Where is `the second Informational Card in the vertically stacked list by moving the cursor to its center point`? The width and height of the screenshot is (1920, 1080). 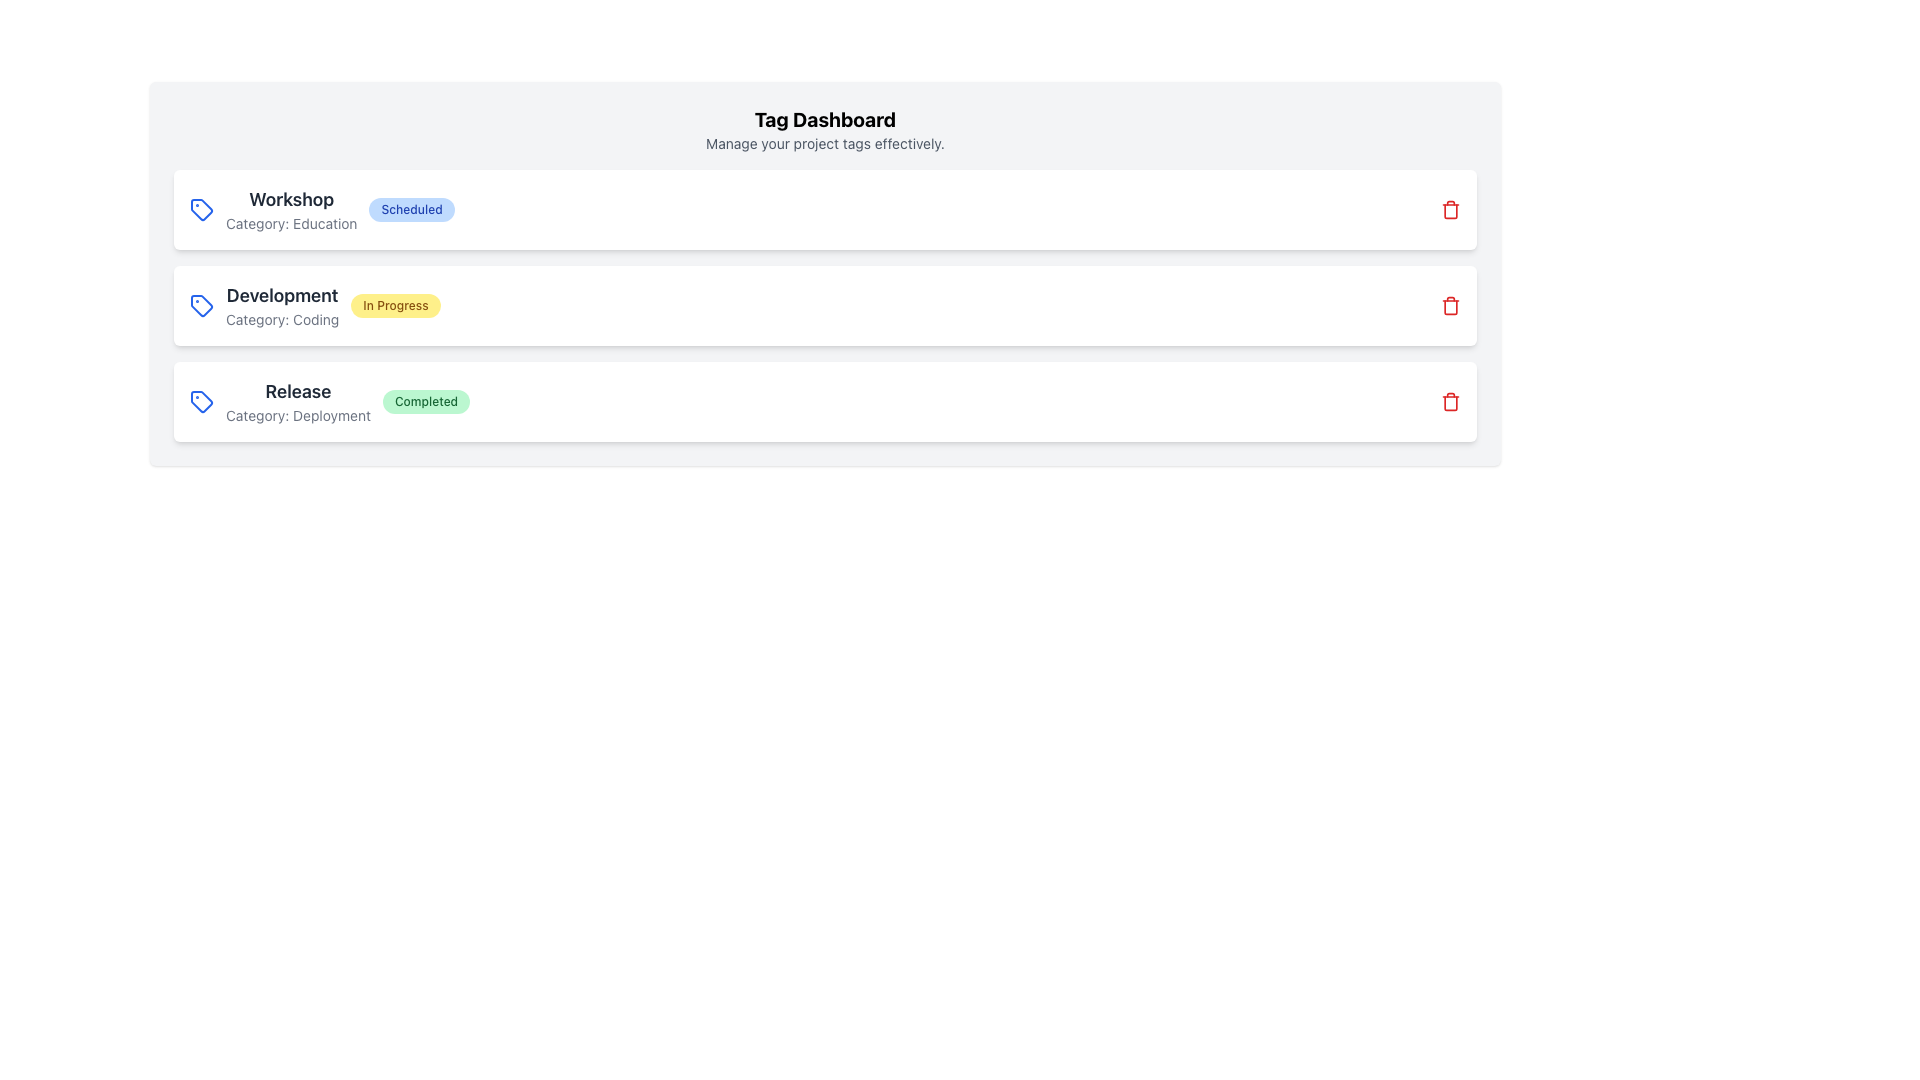
the second Informational Card in the vertically stacked list by moving the cursor to its center point is located at coordinates (825, 305).